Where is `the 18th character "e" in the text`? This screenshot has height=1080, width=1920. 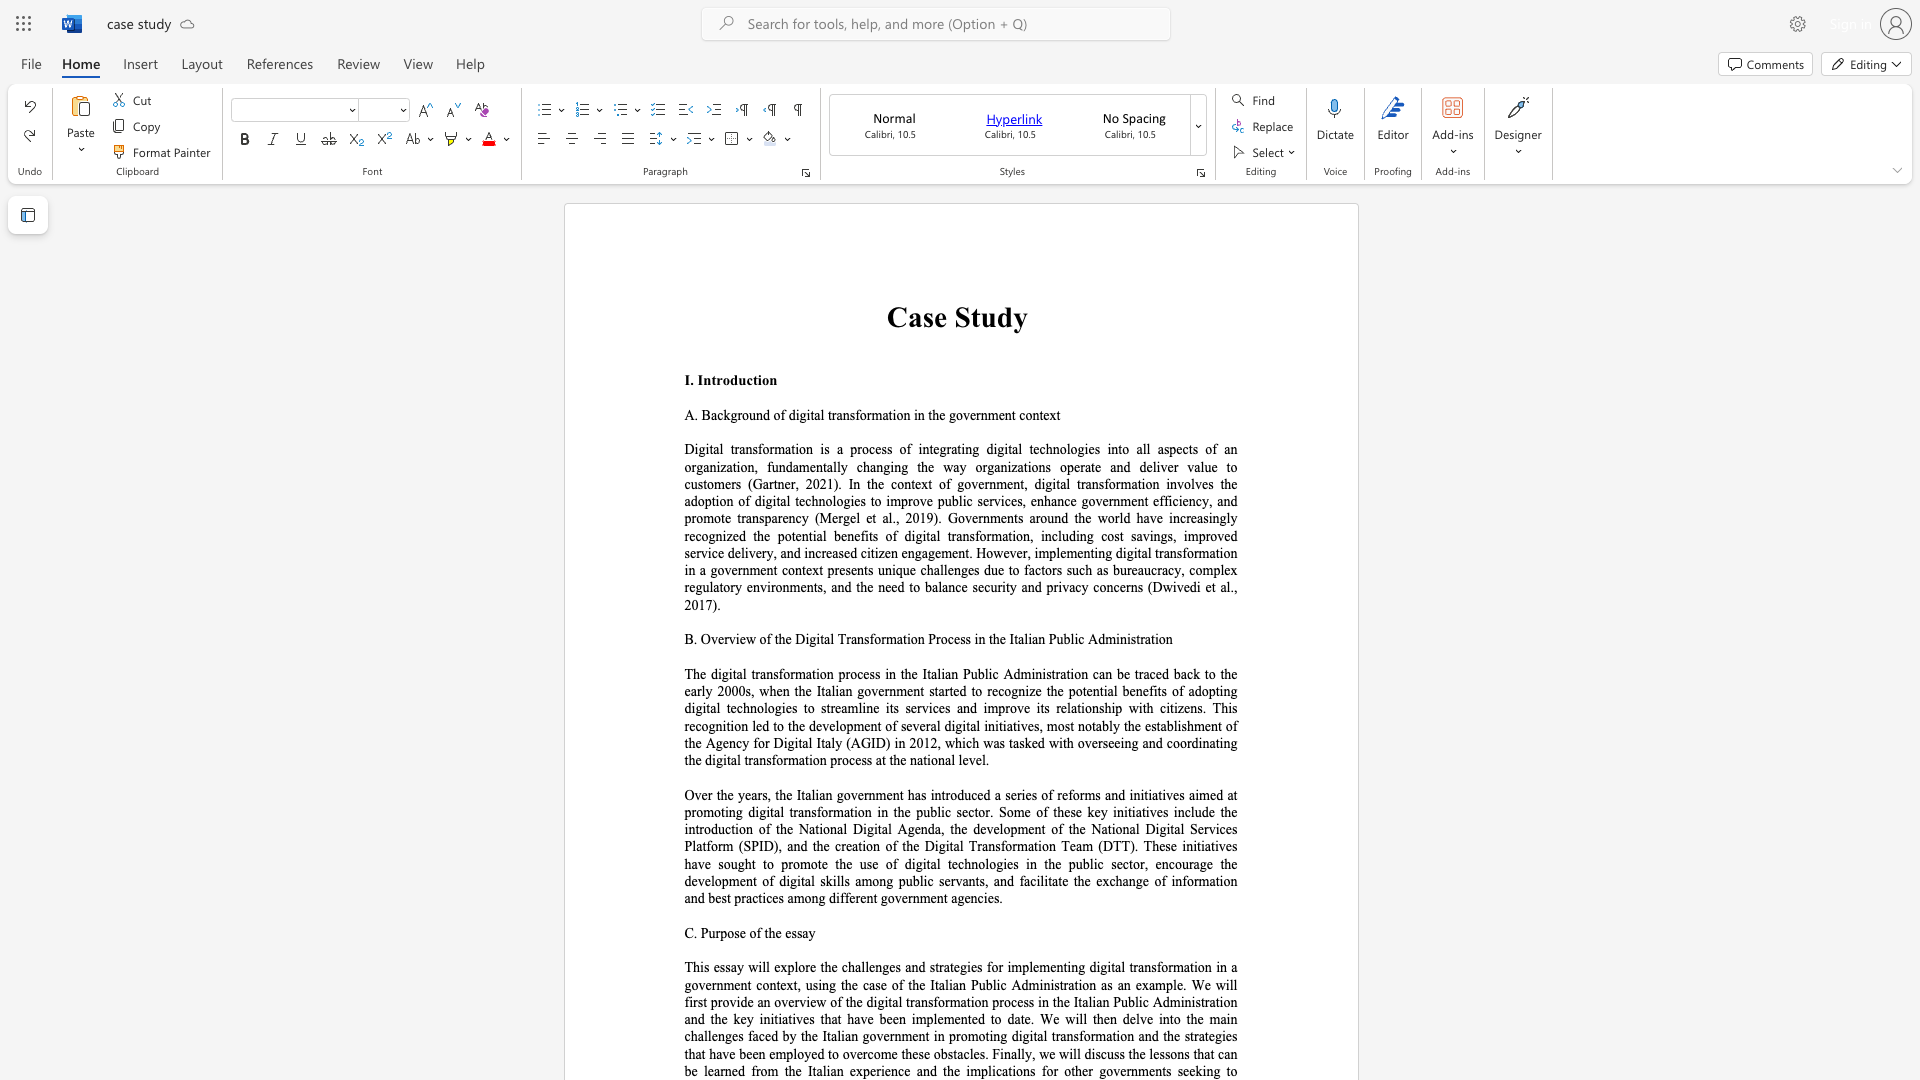 the 18th character "e" in the text is located at coordinates (1180, 984).